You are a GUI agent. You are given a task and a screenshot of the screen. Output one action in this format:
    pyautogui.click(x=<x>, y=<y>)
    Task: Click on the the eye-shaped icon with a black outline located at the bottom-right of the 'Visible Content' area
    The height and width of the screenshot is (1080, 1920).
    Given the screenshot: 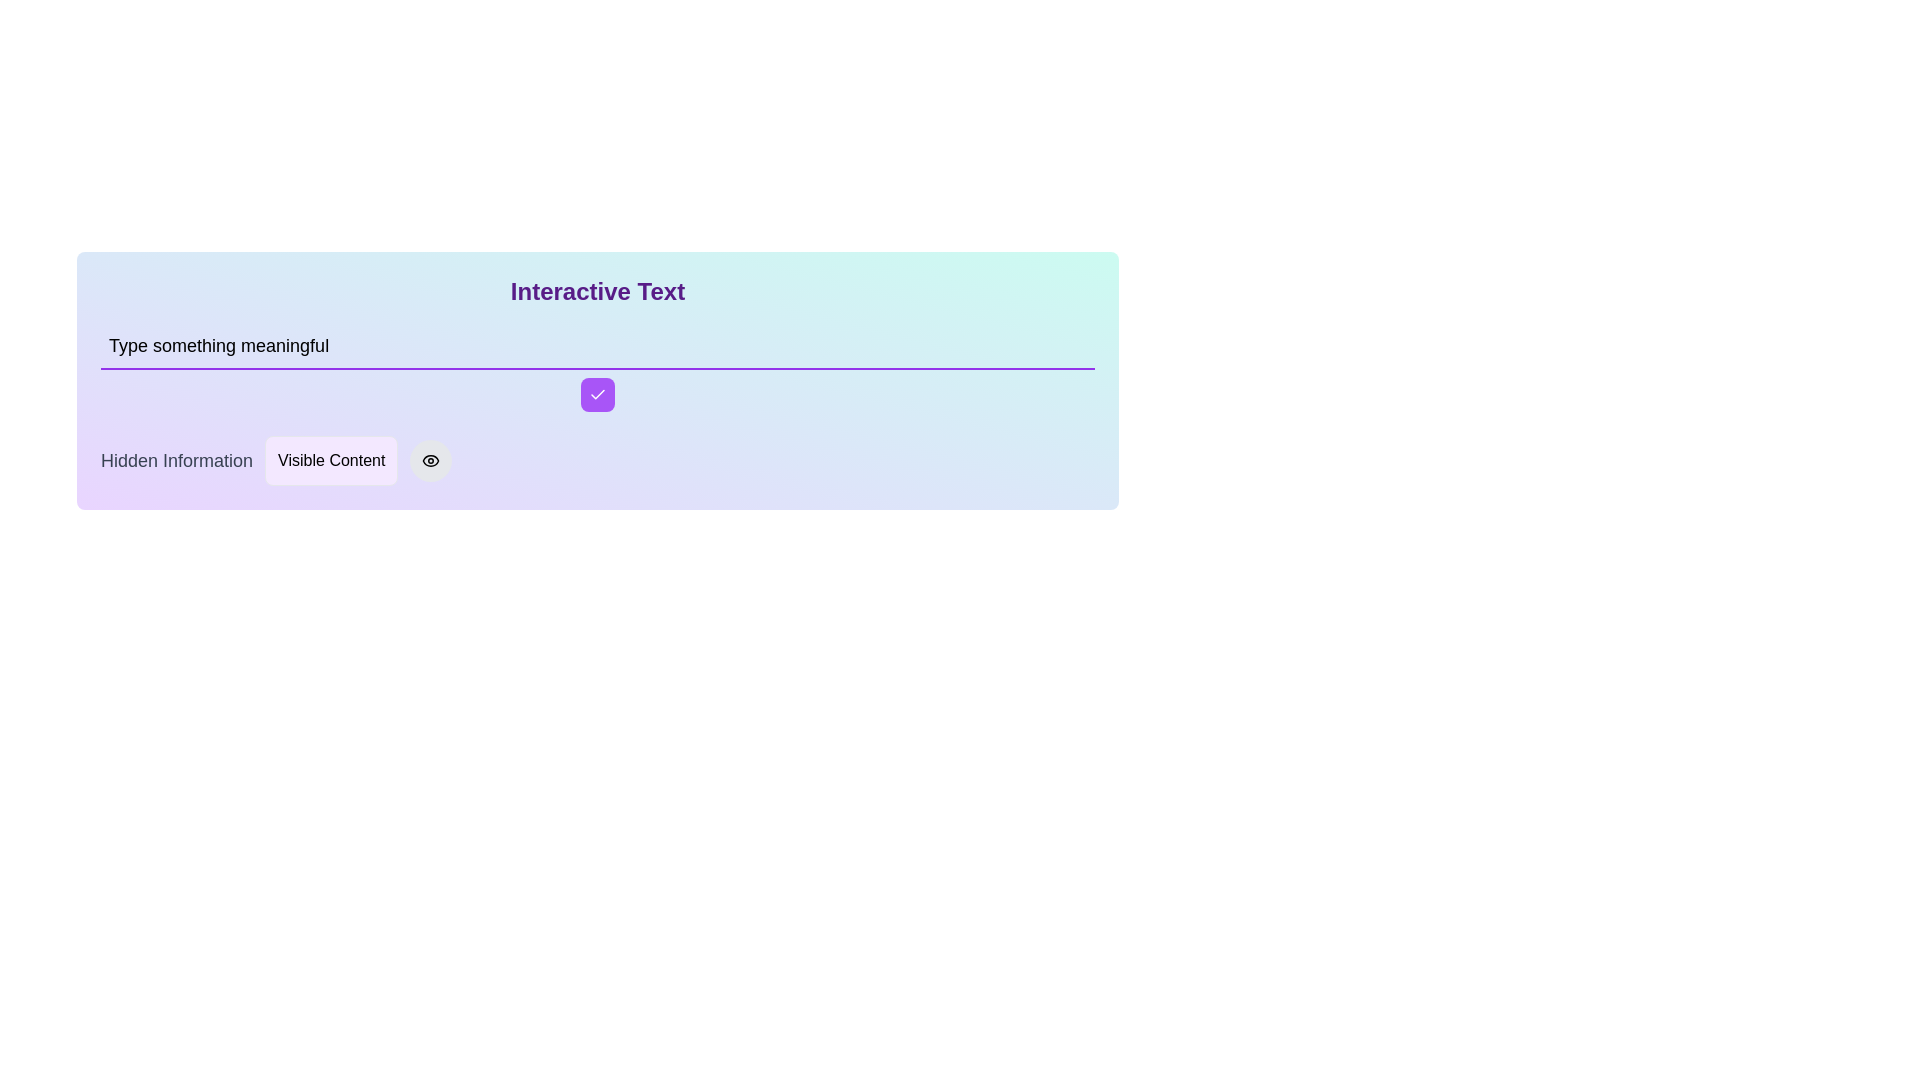 What is the action you would take?
    pyautogui.click(x=430, y=461)
    